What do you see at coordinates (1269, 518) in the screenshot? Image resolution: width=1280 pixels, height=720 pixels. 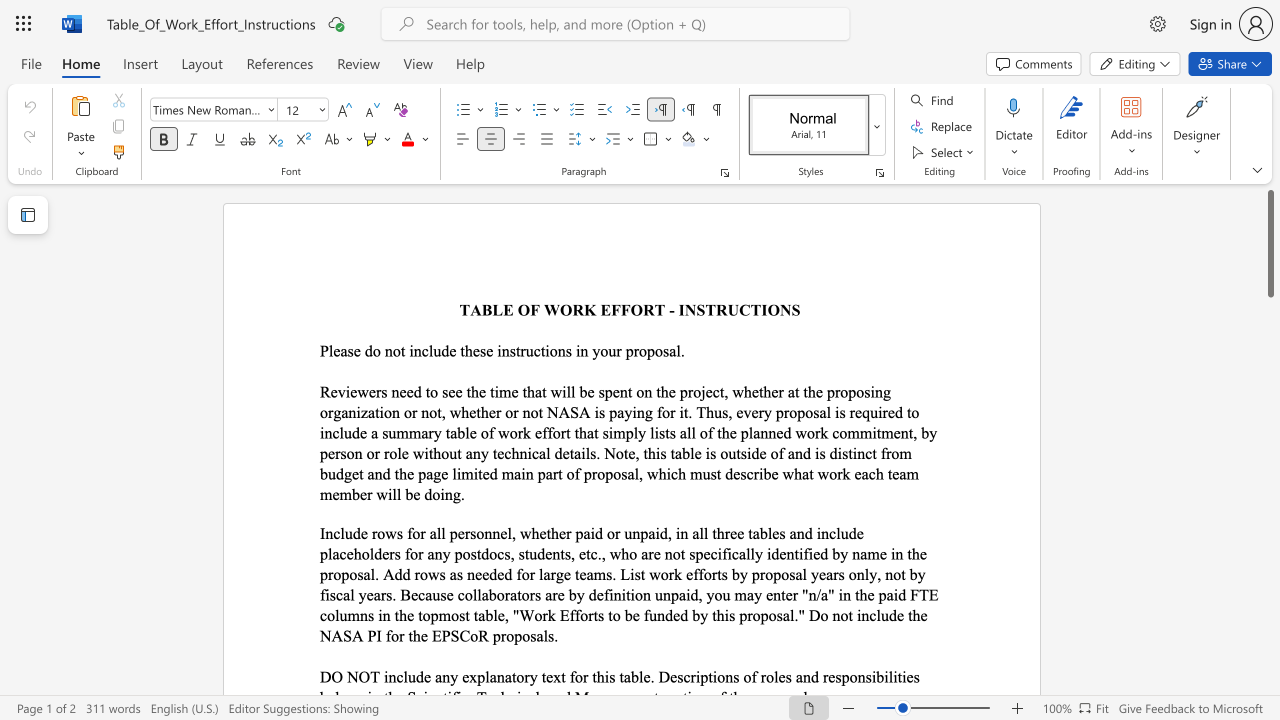 I see `the scrollbar to adjust the page downward` at bounding box center [1269, 518].